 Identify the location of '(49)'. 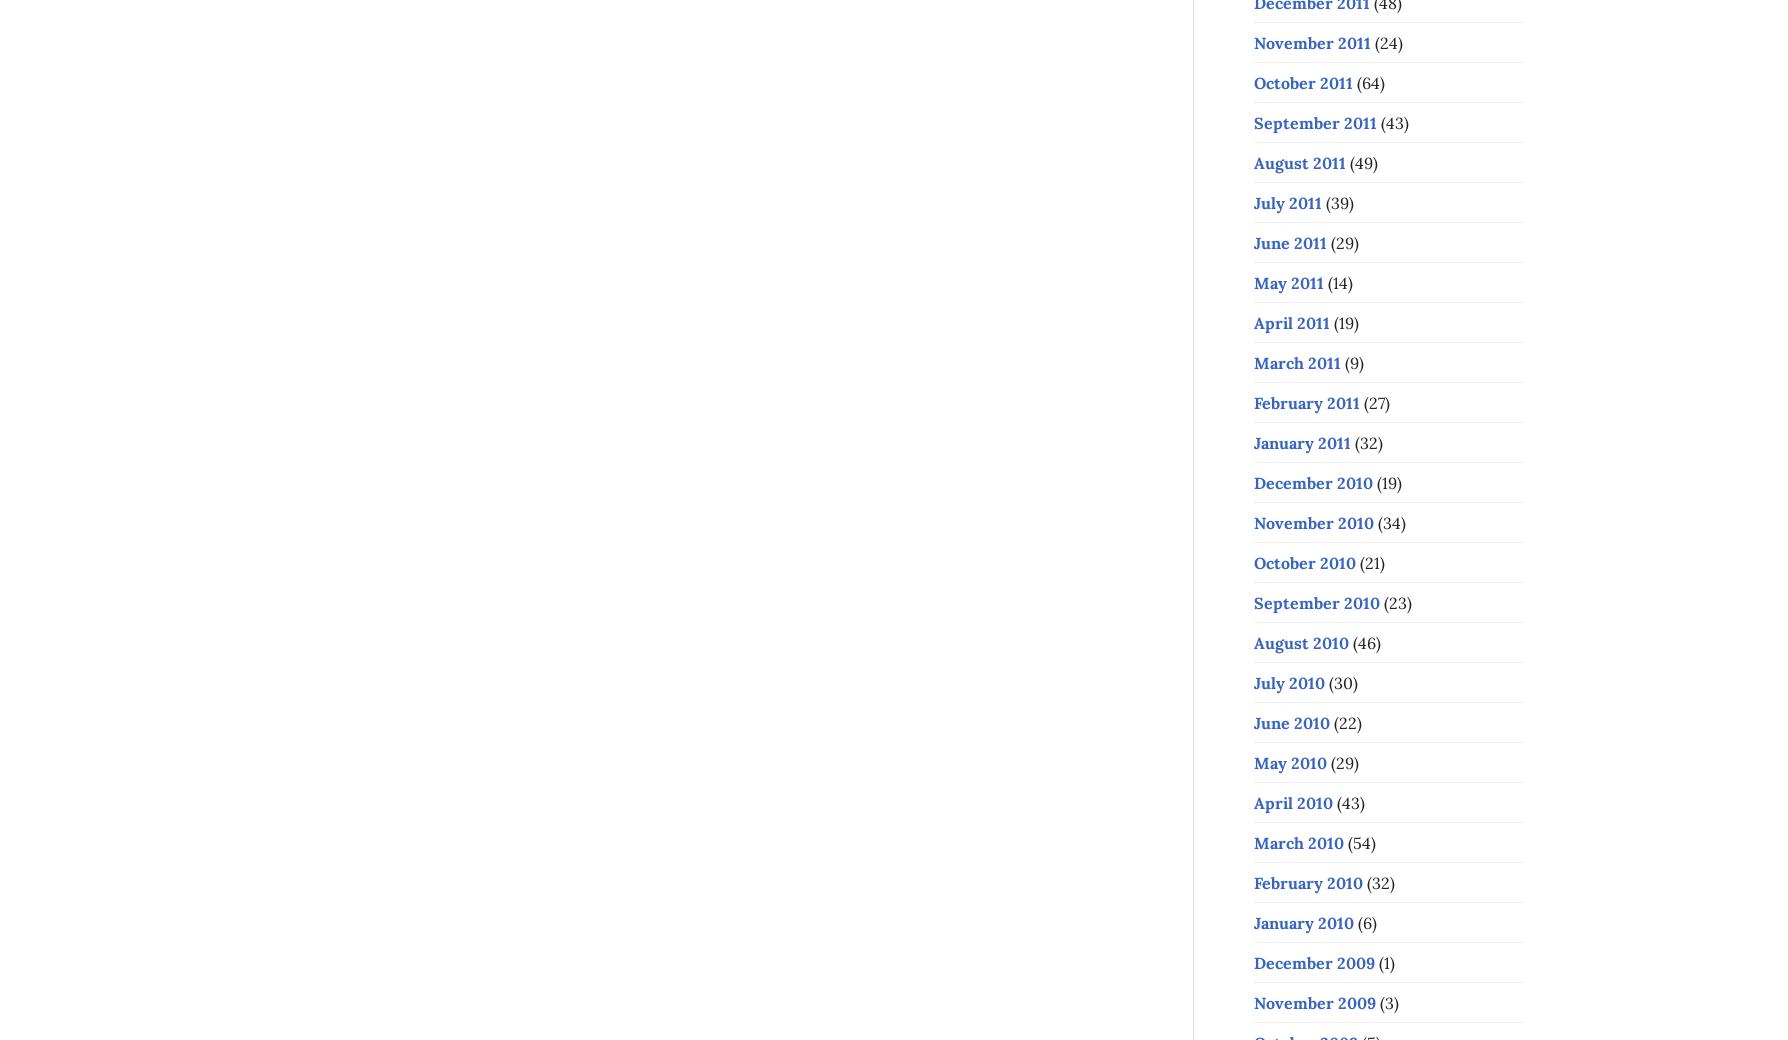
(1361, 162).